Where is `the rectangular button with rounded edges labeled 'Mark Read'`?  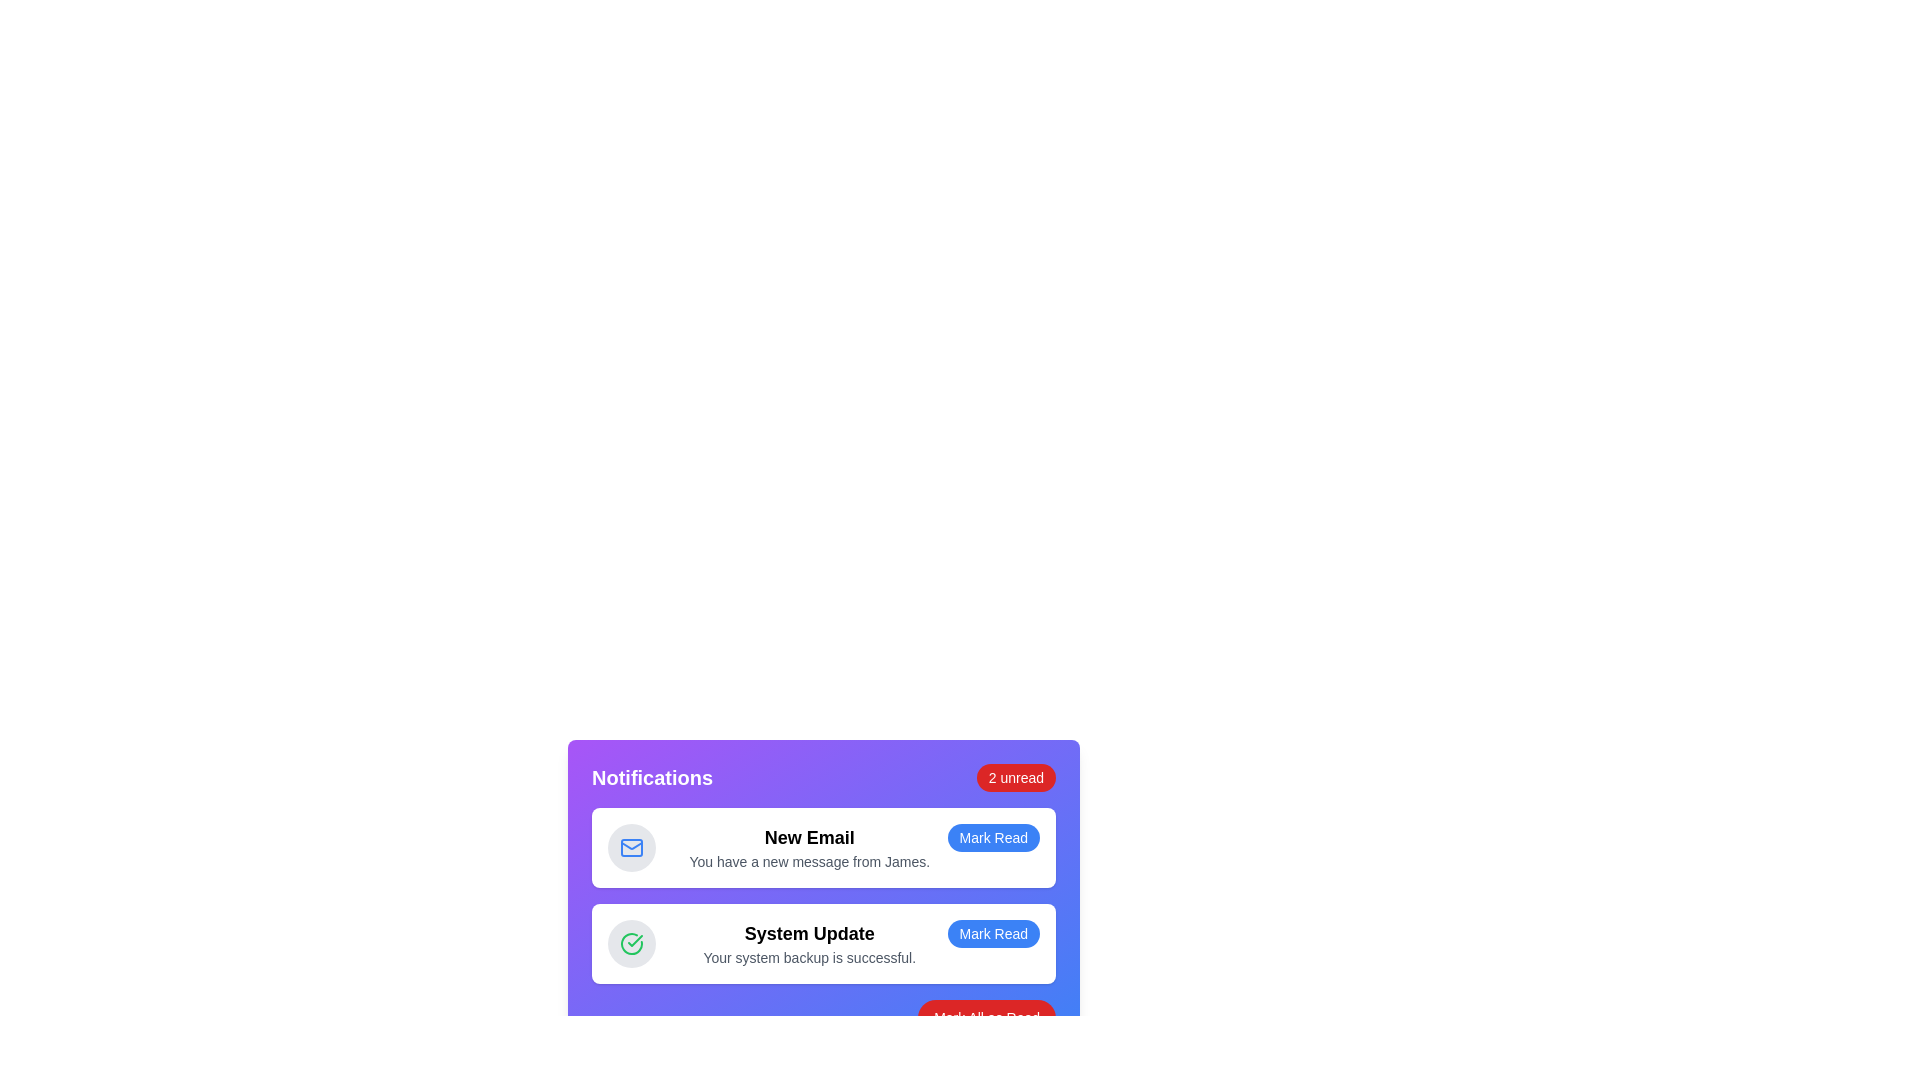
the rectangular button with rounded edges labeled 'Mark Read' is located at coordinates (993, 933).